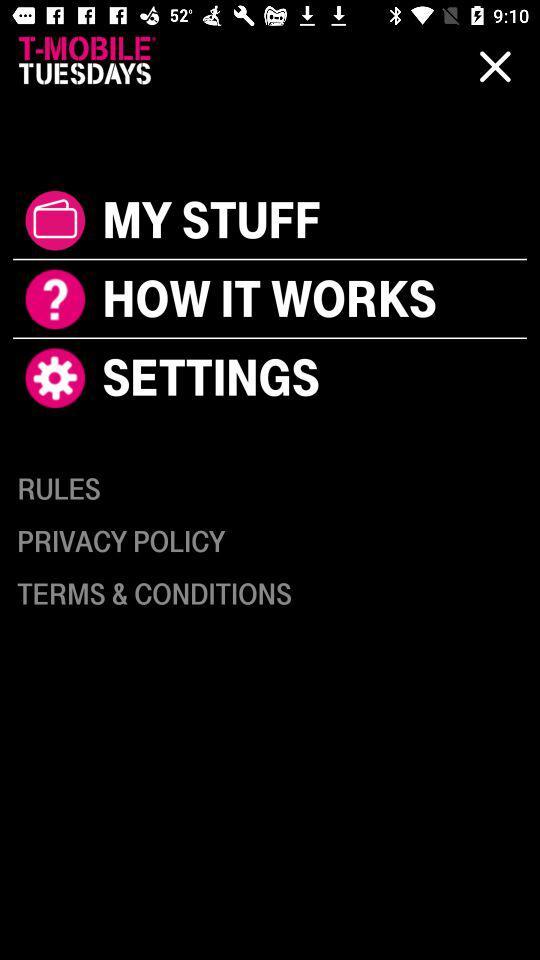 This screenshot has width=540, height=960. I want to click on icon on the left side of mt stuff, so click(55, 220).